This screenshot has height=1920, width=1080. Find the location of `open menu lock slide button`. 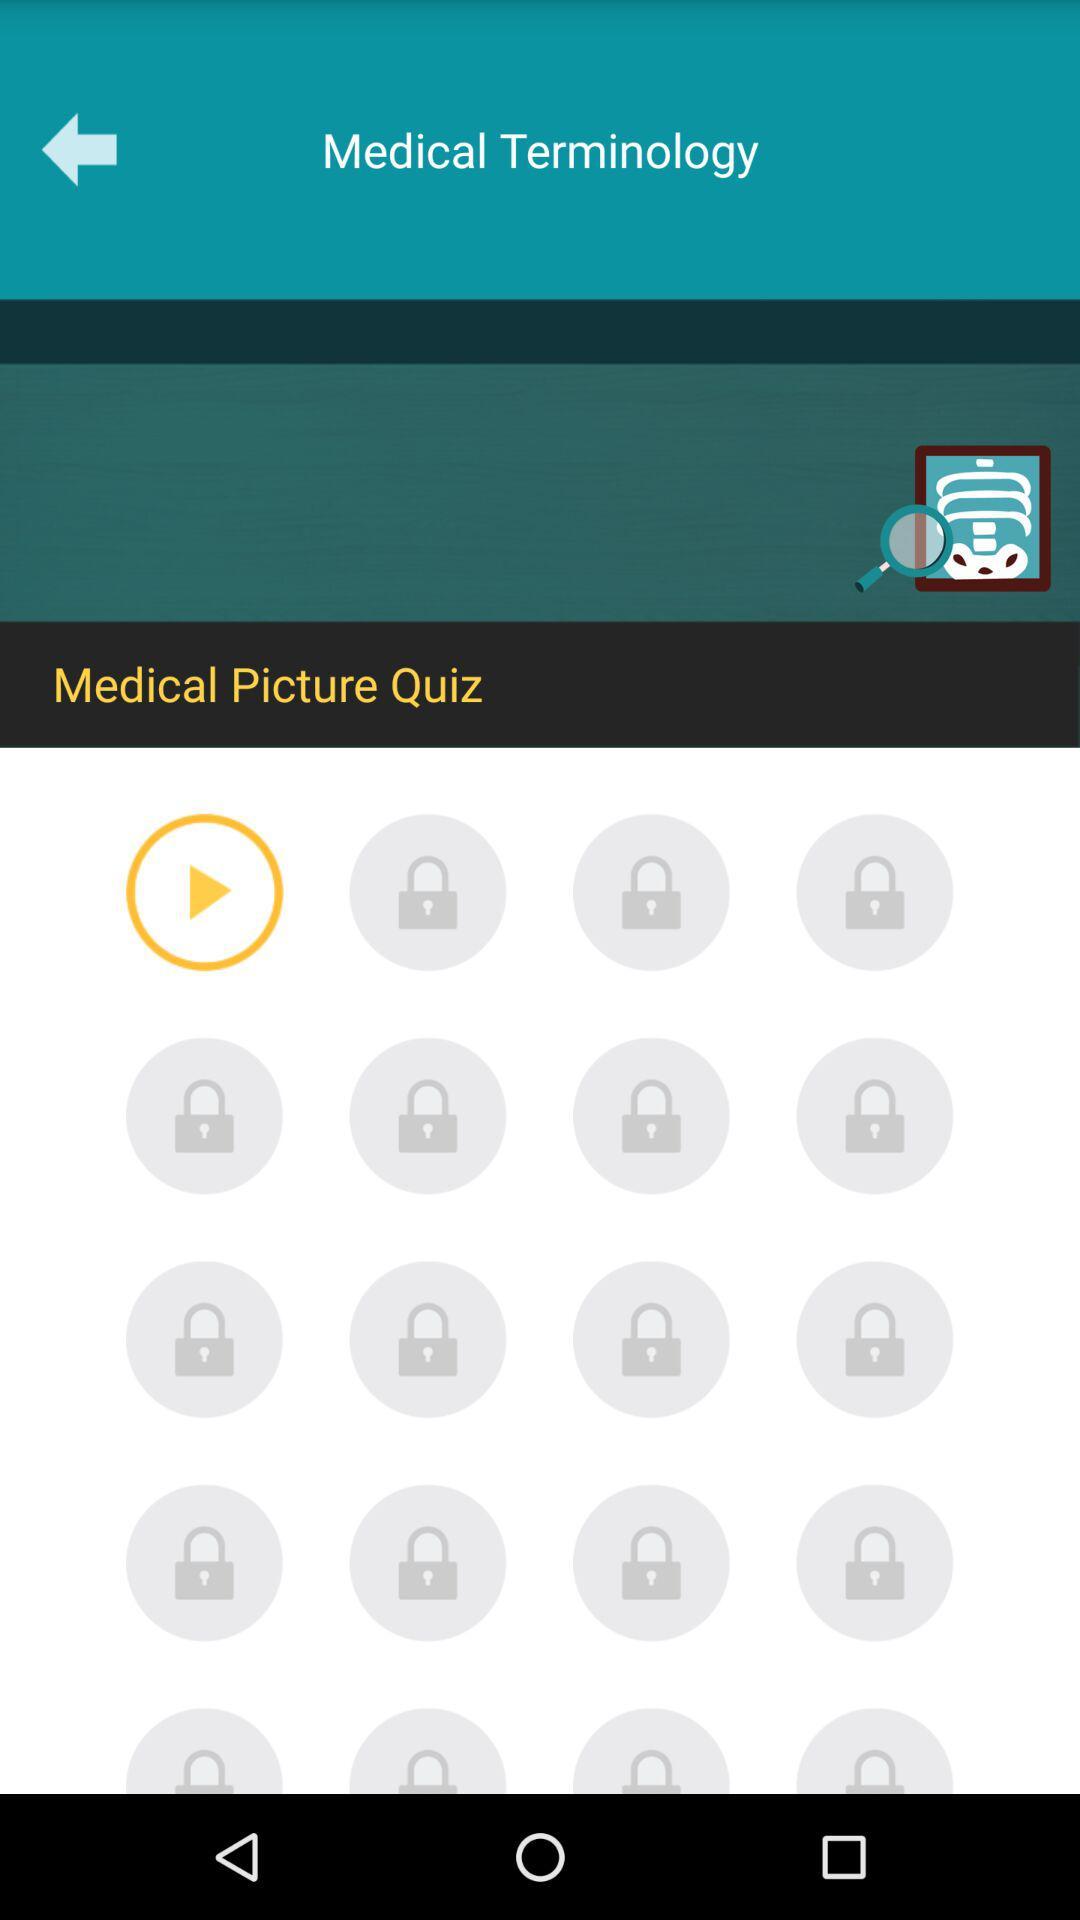

open menu lock slide button is located at coordinates (651, 1749).